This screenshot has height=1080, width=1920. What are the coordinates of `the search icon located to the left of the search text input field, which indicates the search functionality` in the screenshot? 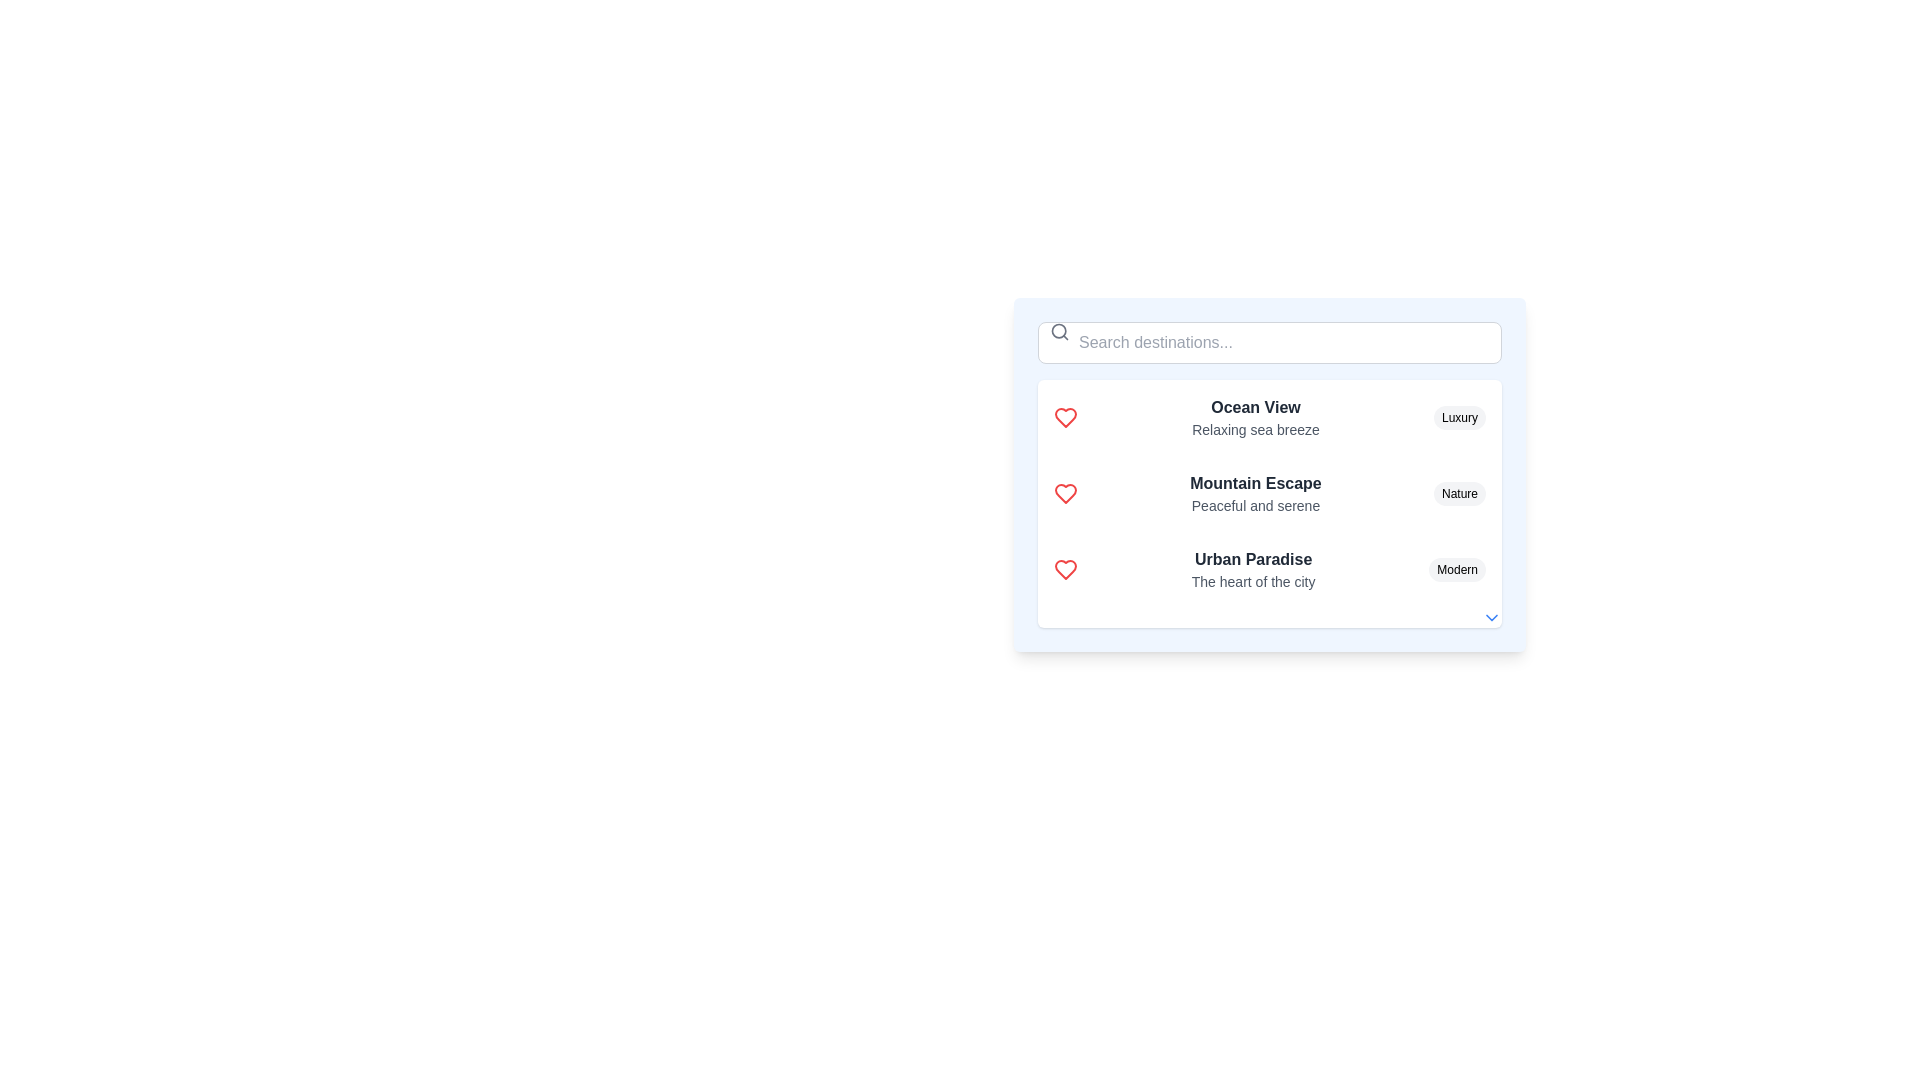 It's located at (1059, 330).